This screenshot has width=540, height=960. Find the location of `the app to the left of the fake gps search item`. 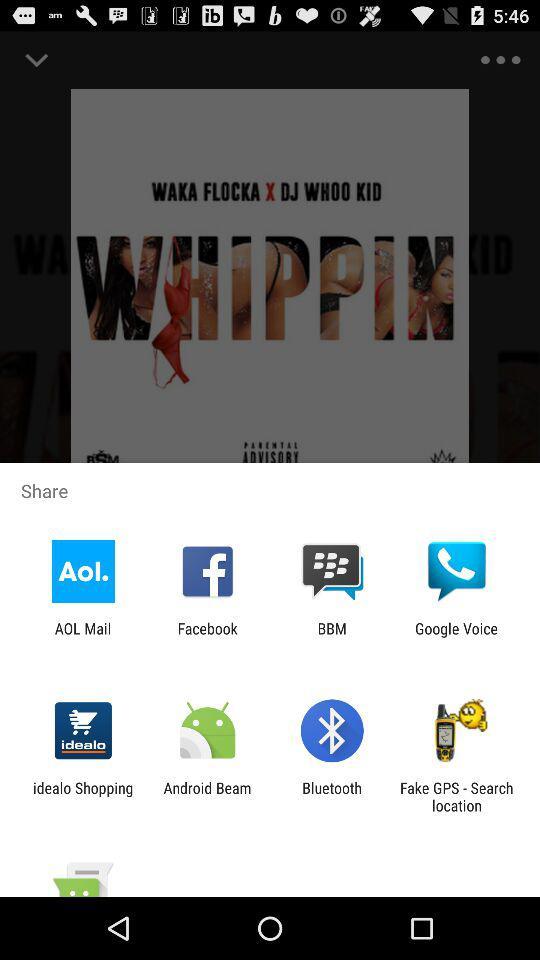

the app to the left of the fake gps search item is located at coordinates (332, 796).